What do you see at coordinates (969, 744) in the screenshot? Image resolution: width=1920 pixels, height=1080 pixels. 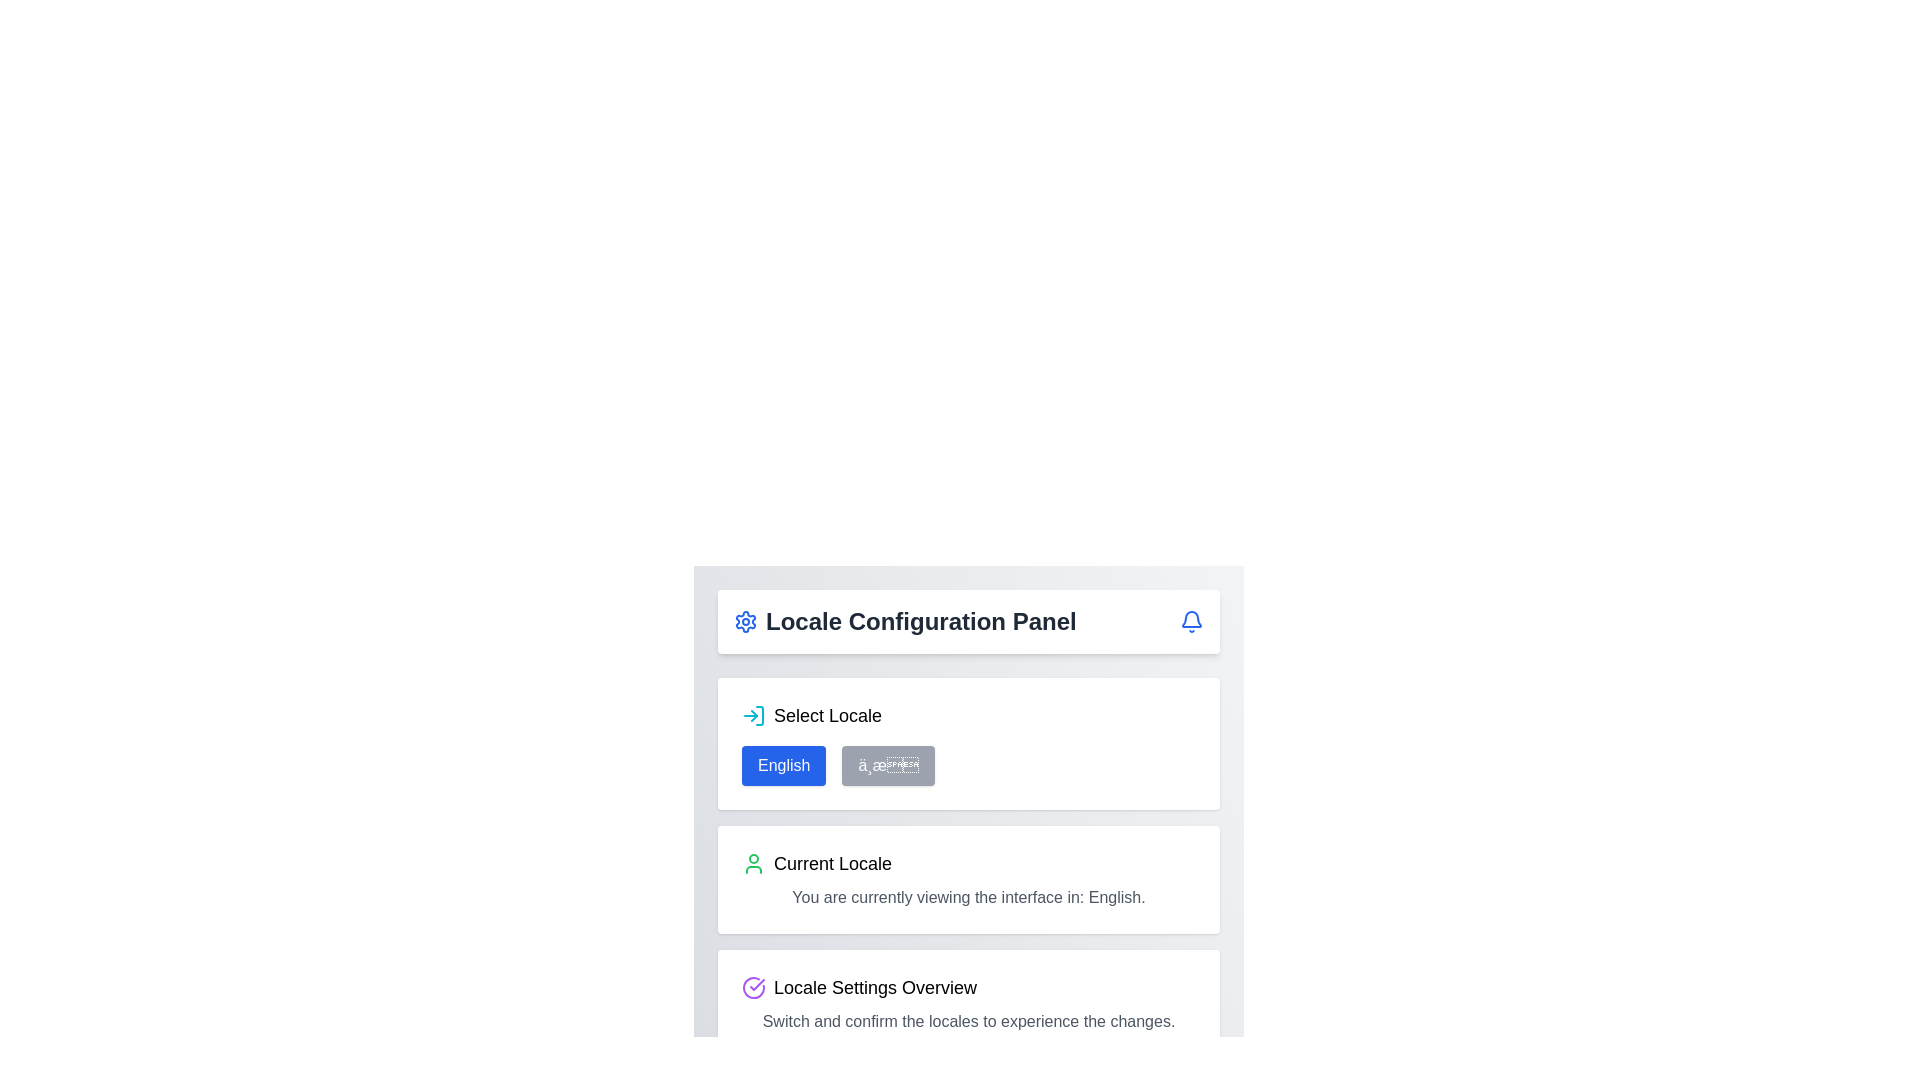 I see `title of the Locale Configuration Panel card, which is the first box among three vertically stacked cards in the middle section of the interface` at bounding box center [969, 744].